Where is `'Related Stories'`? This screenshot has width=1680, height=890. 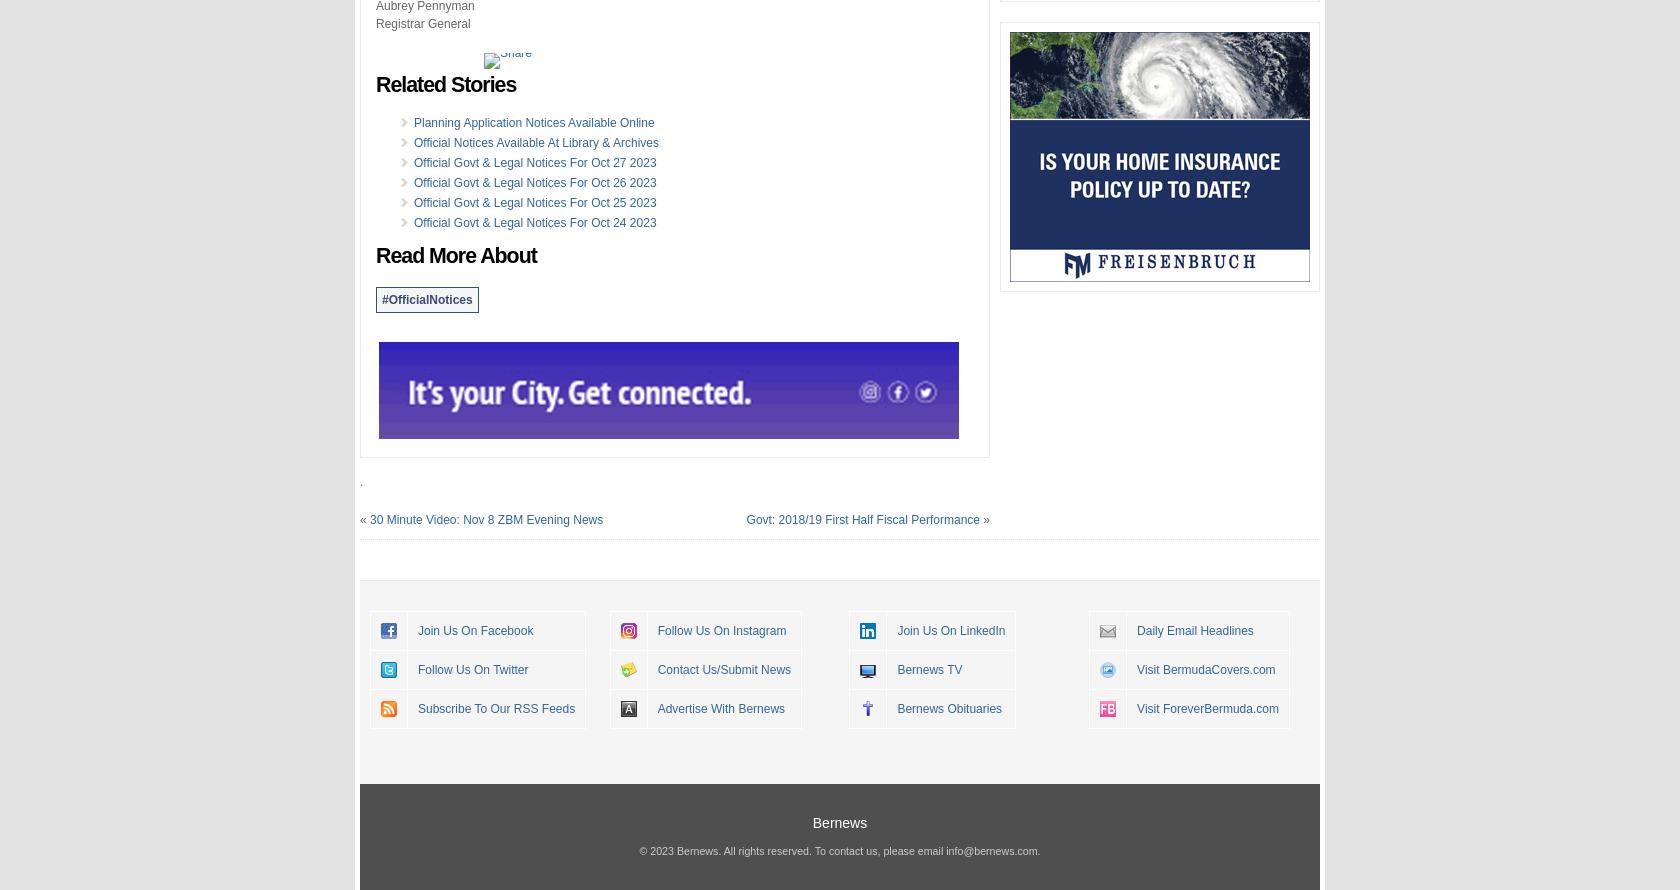 'Related Stories' is located at coordinates (446, 83).